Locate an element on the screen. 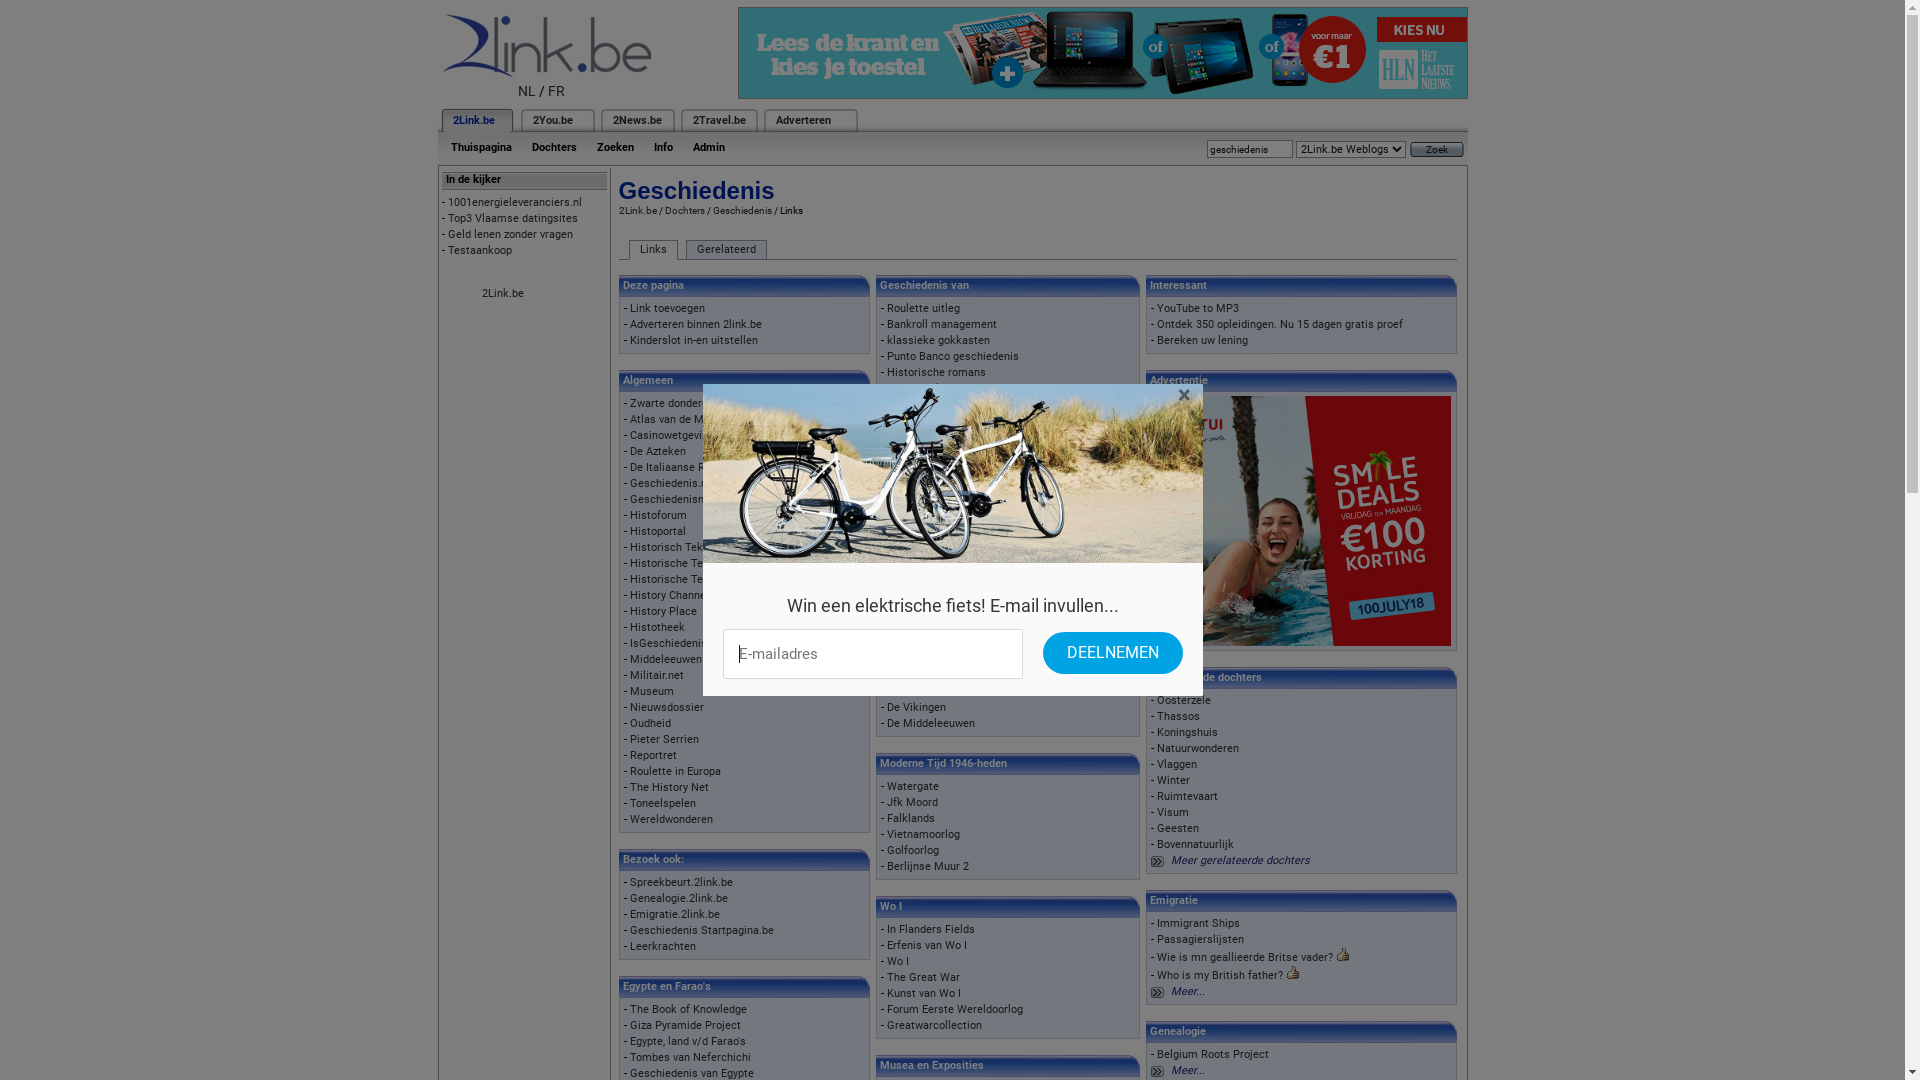  '2You.be' is located at coordinates (552, 120).